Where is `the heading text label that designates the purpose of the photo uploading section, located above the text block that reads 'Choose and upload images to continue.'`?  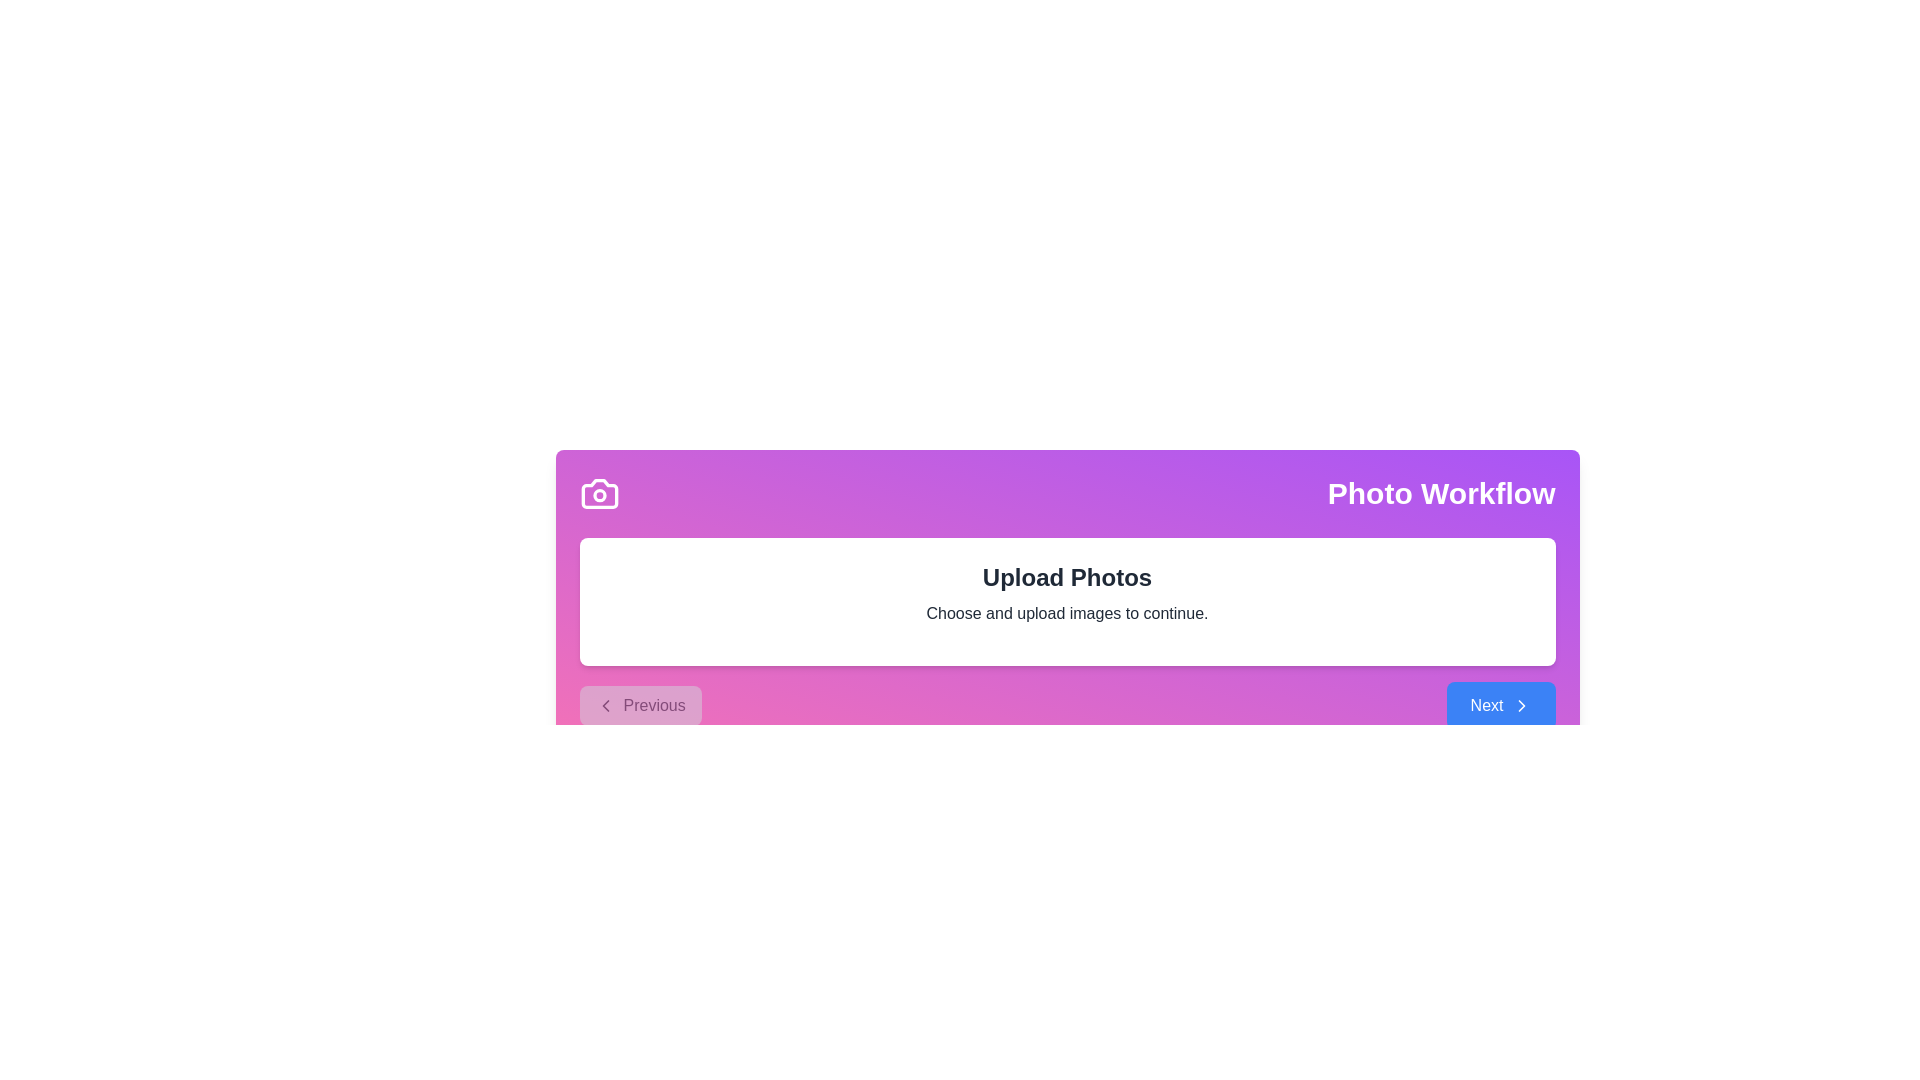
the heading text label that designates the purpose of the photo uploading section, located above the text block that reads 'Choose and upload images to continue.' is located at coordinates (1066, 578).